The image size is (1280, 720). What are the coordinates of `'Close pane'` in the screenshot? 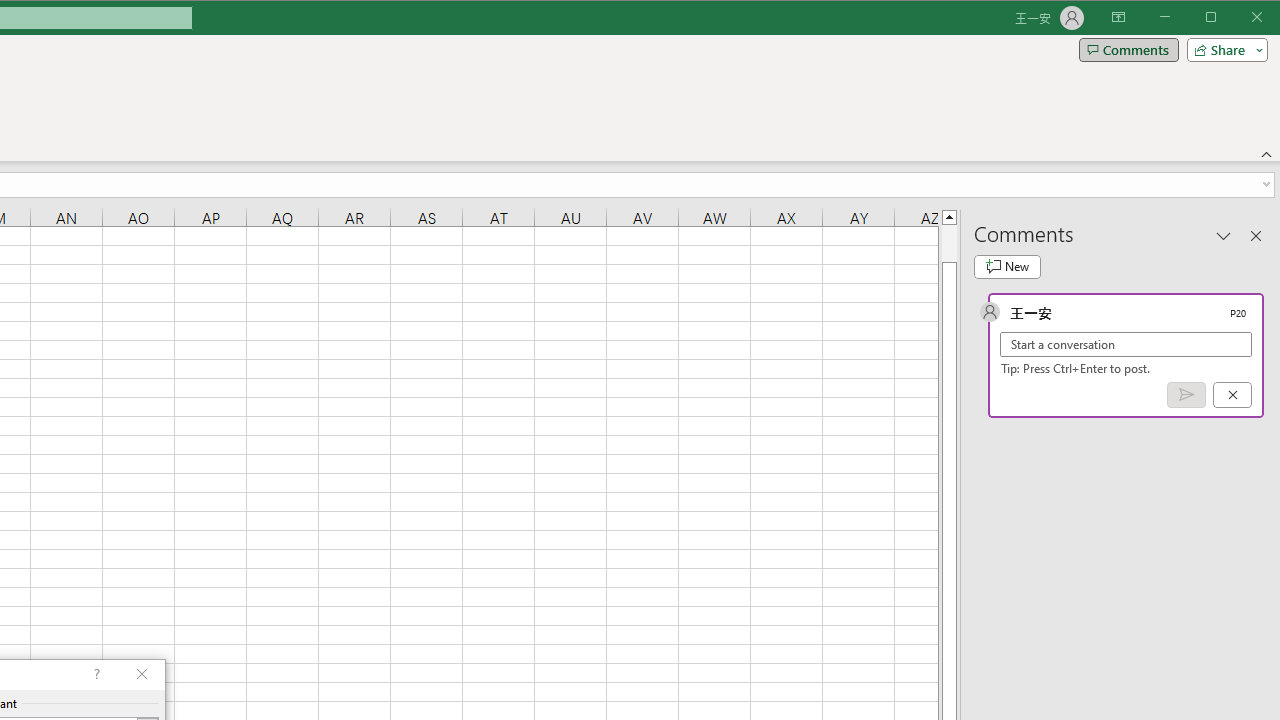 It's located at (1255, 234).